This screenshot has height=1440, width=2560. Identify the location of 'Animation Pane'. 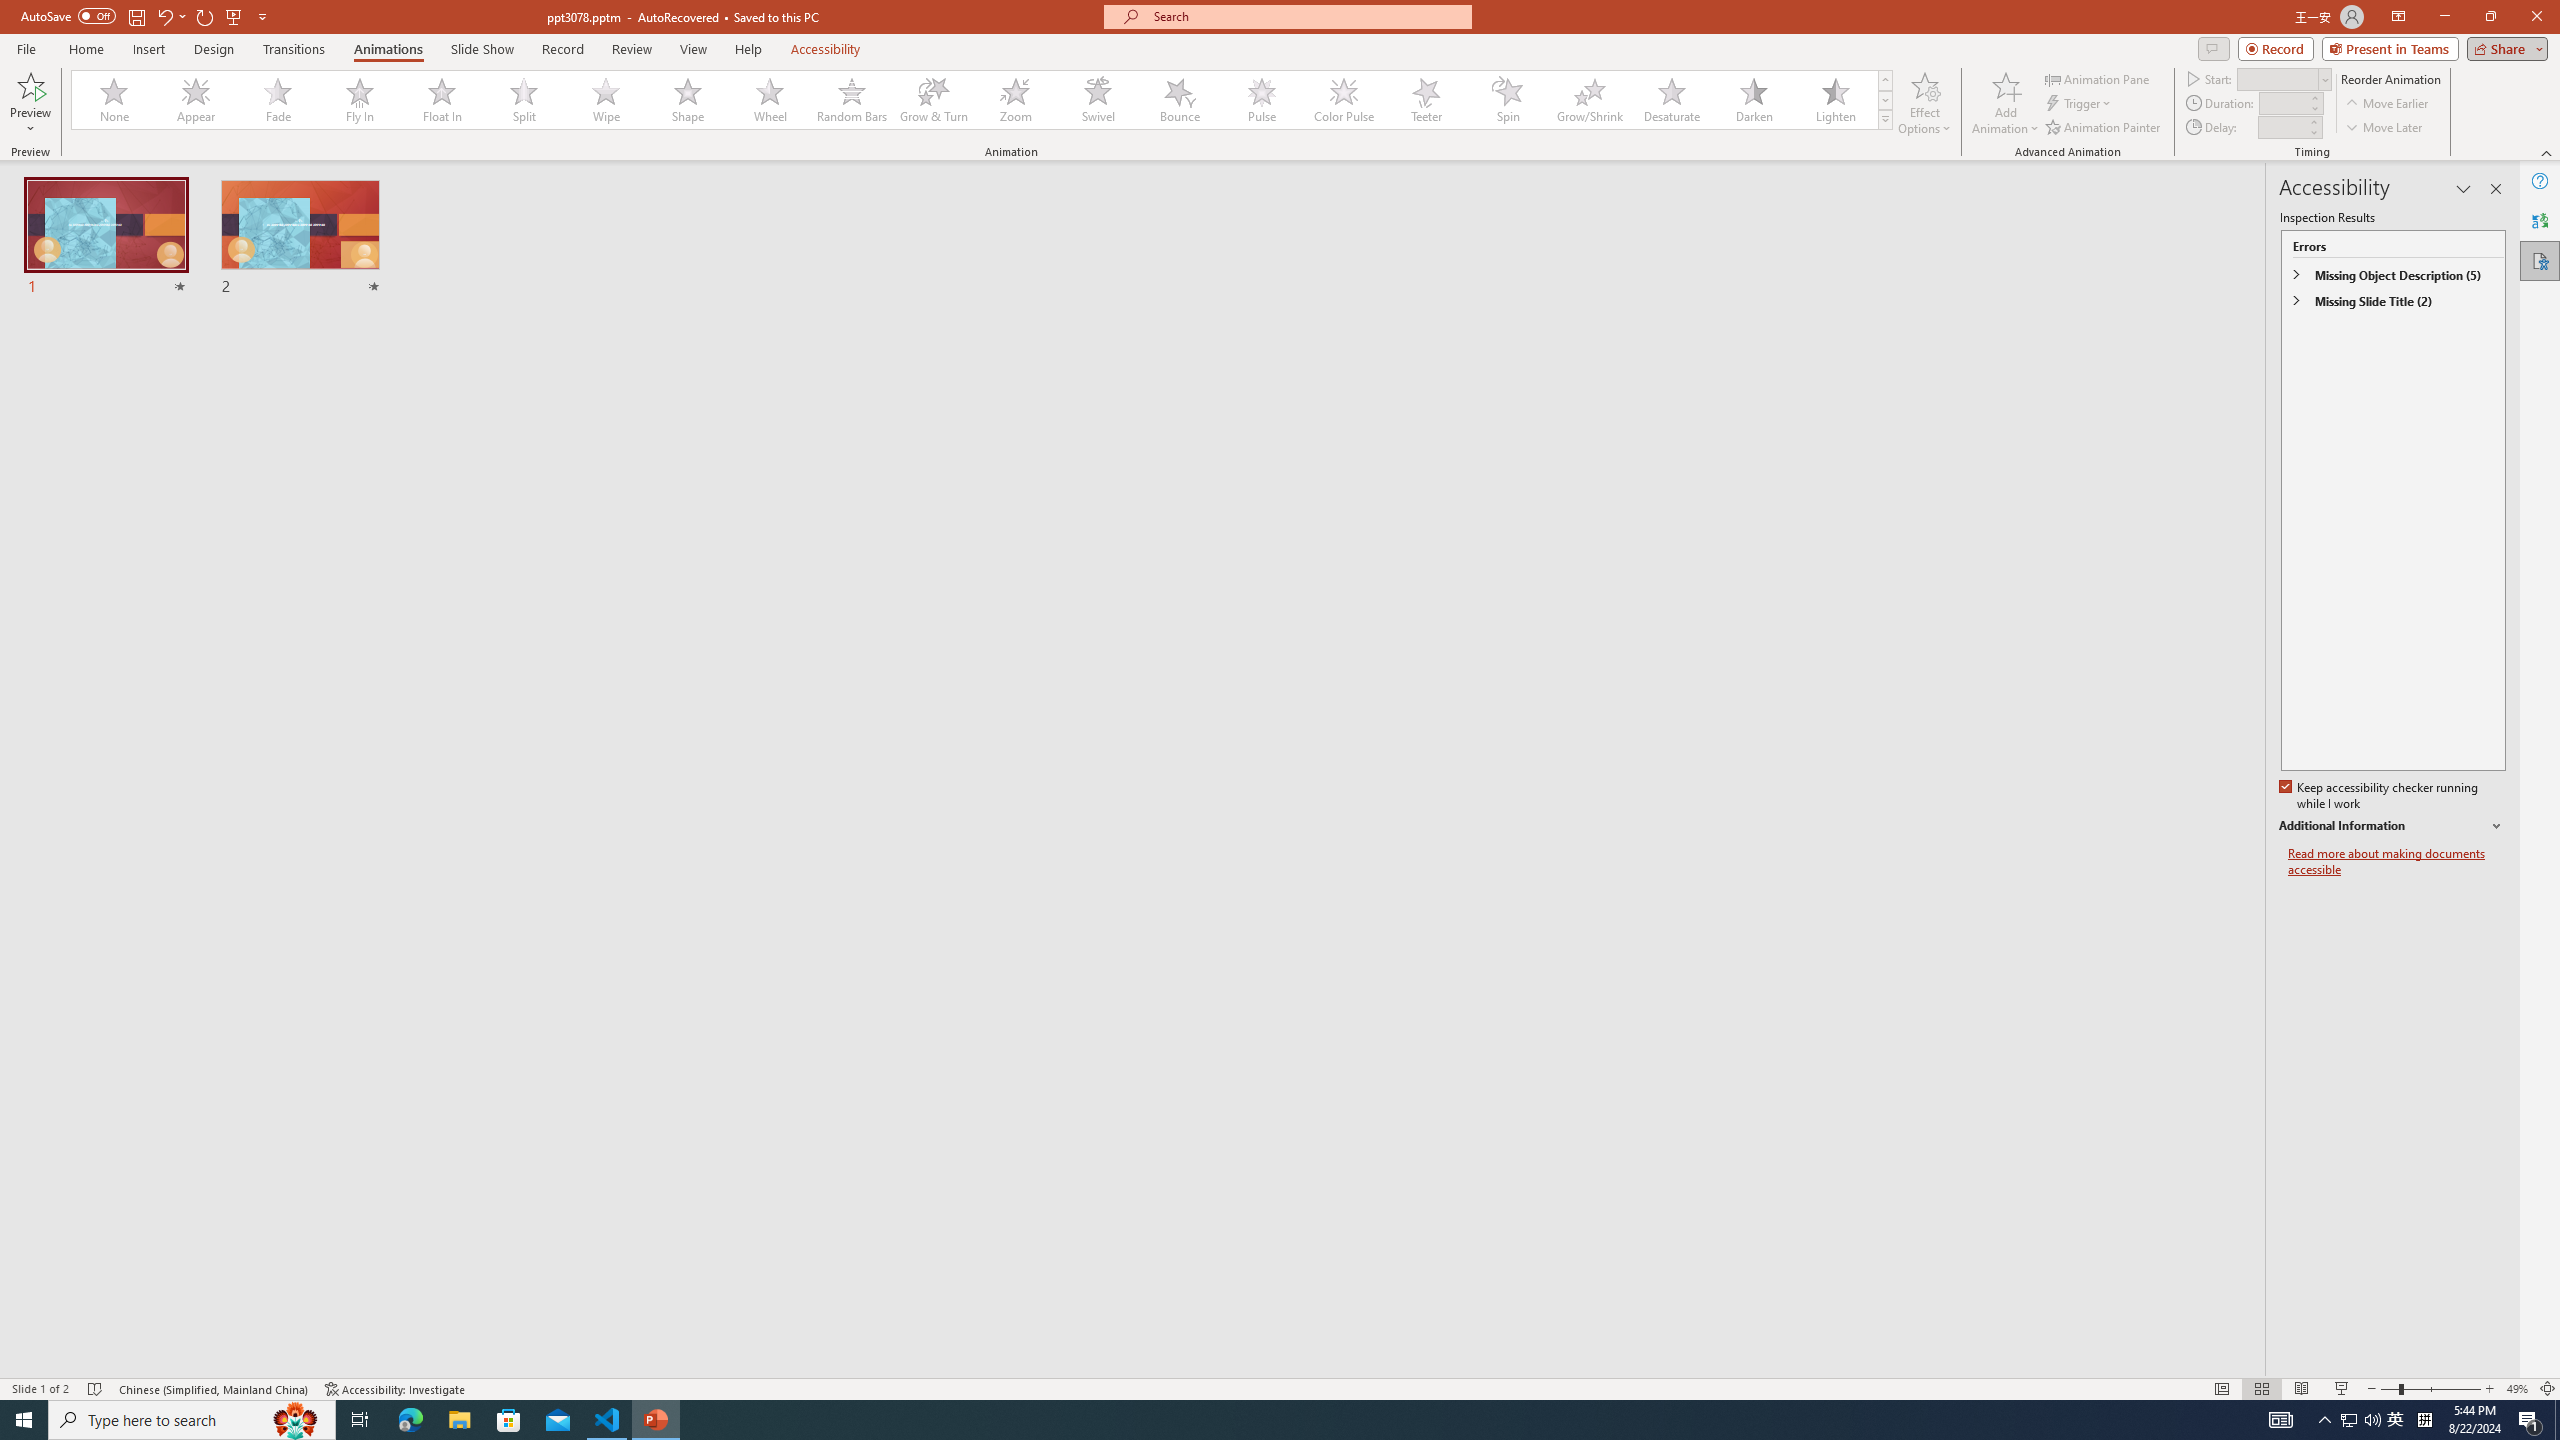
(2099, 78).